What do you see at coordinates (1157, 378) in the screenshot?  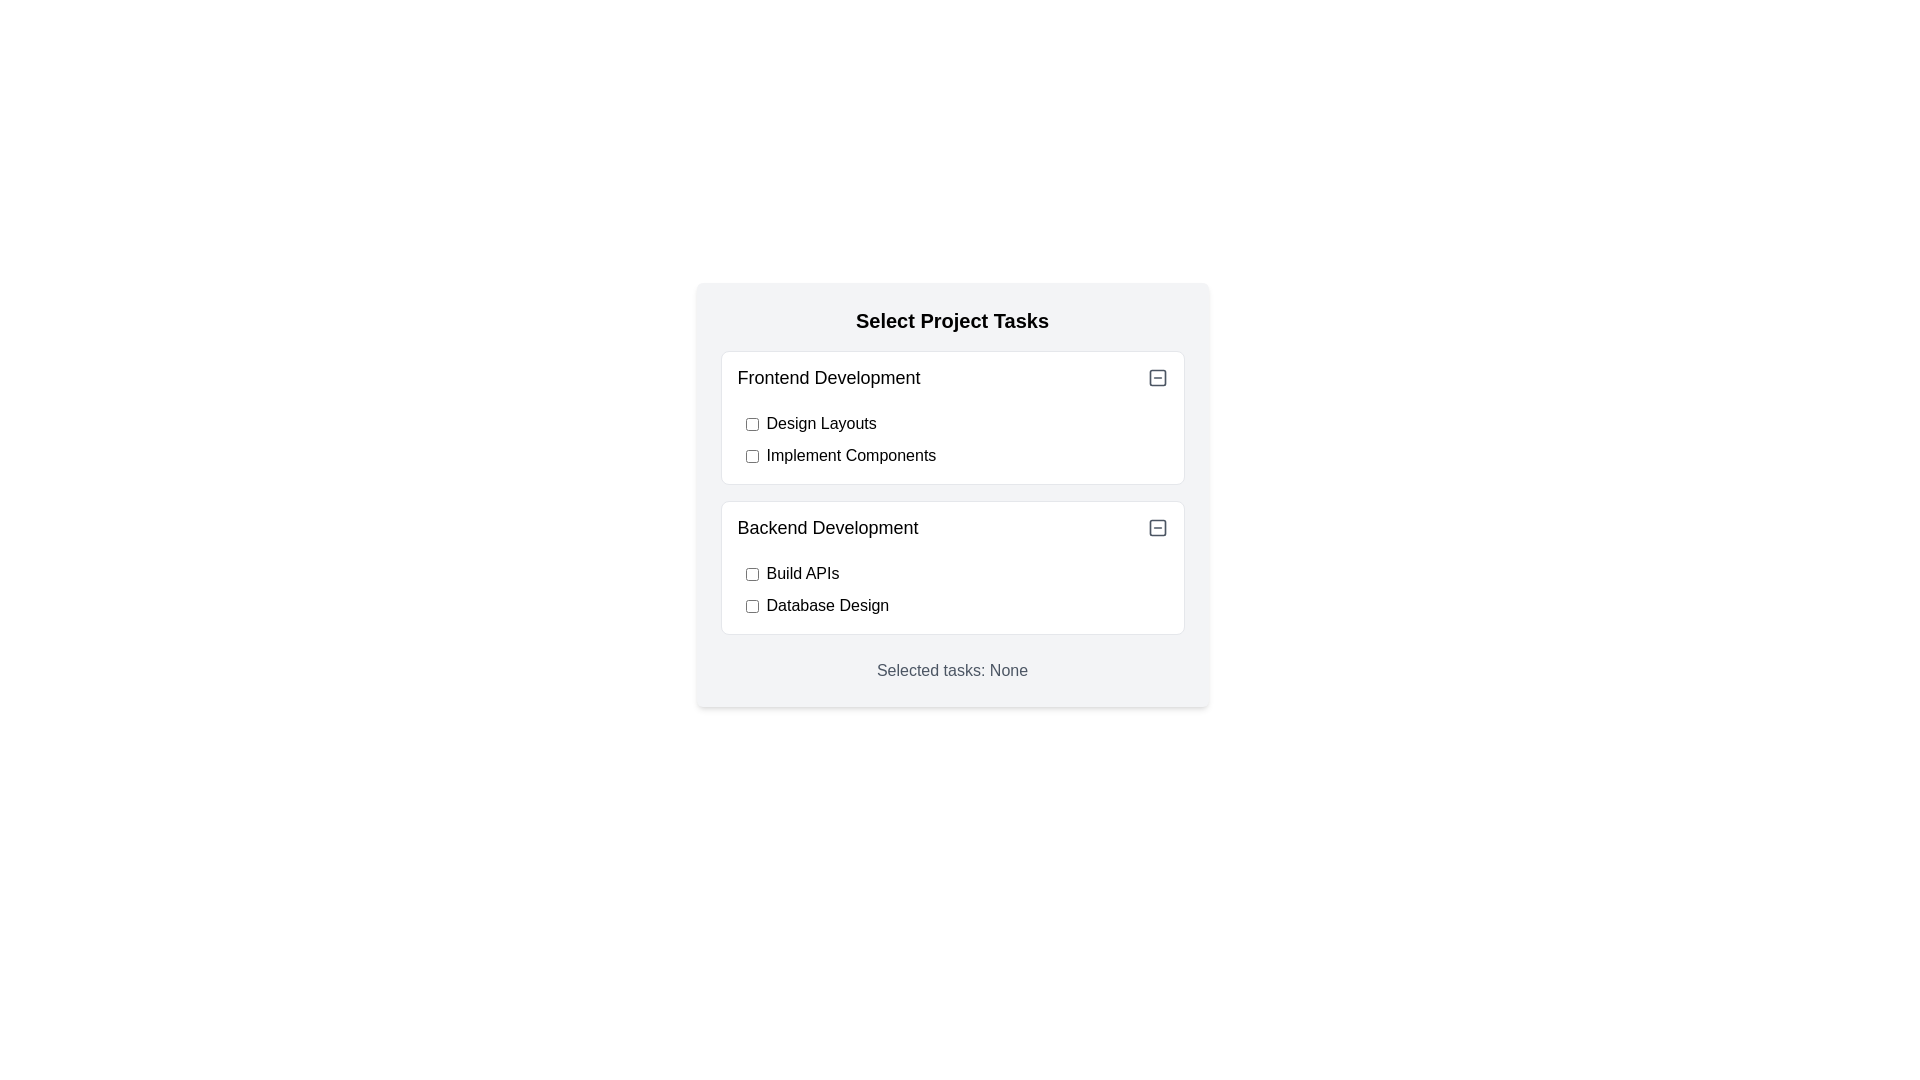 I see `the minus icon located to the far right of the 'Frontend Development' section` at bounding box center [1157, 378].